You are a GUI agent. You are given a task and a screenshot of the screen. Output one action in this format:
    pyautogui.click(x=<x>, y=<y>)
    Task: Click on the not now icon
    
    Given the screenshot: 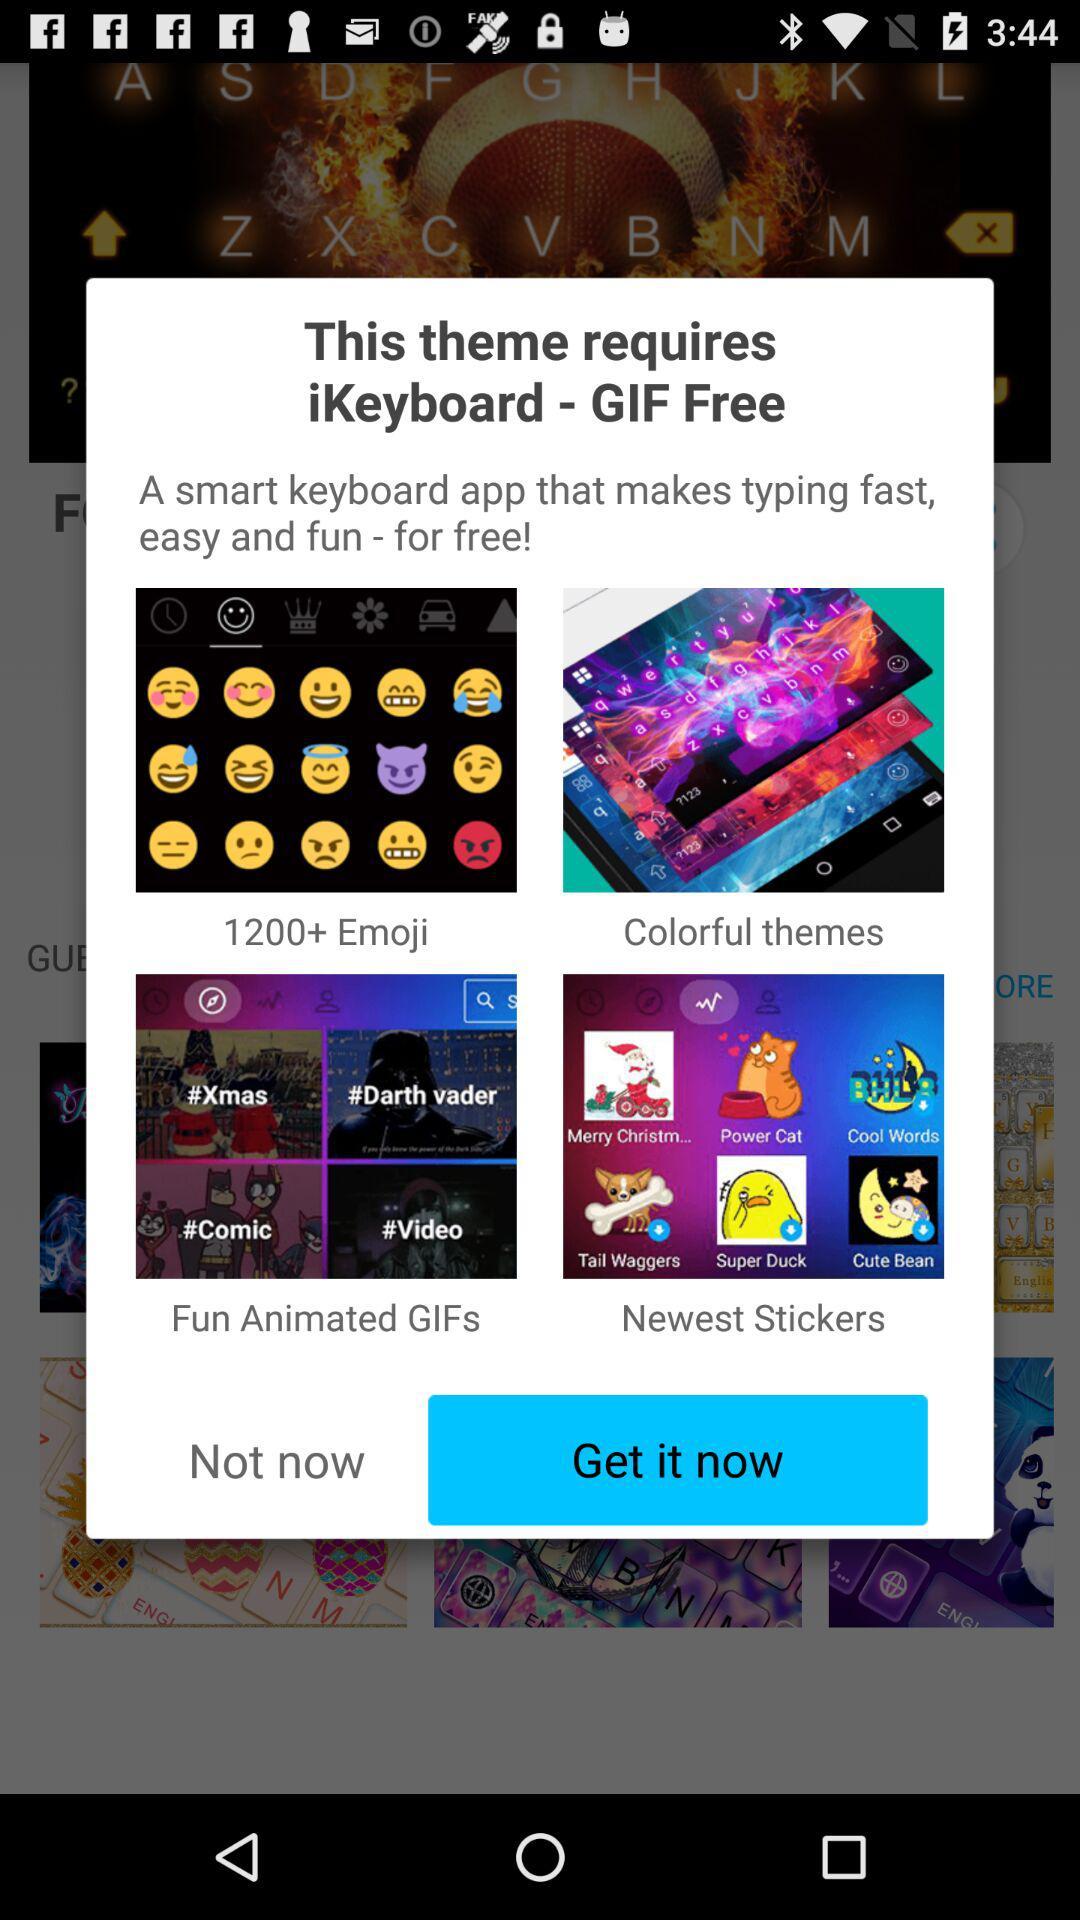 What is the action you would take?
    pyautogui.click(x=276, y=1460)
    